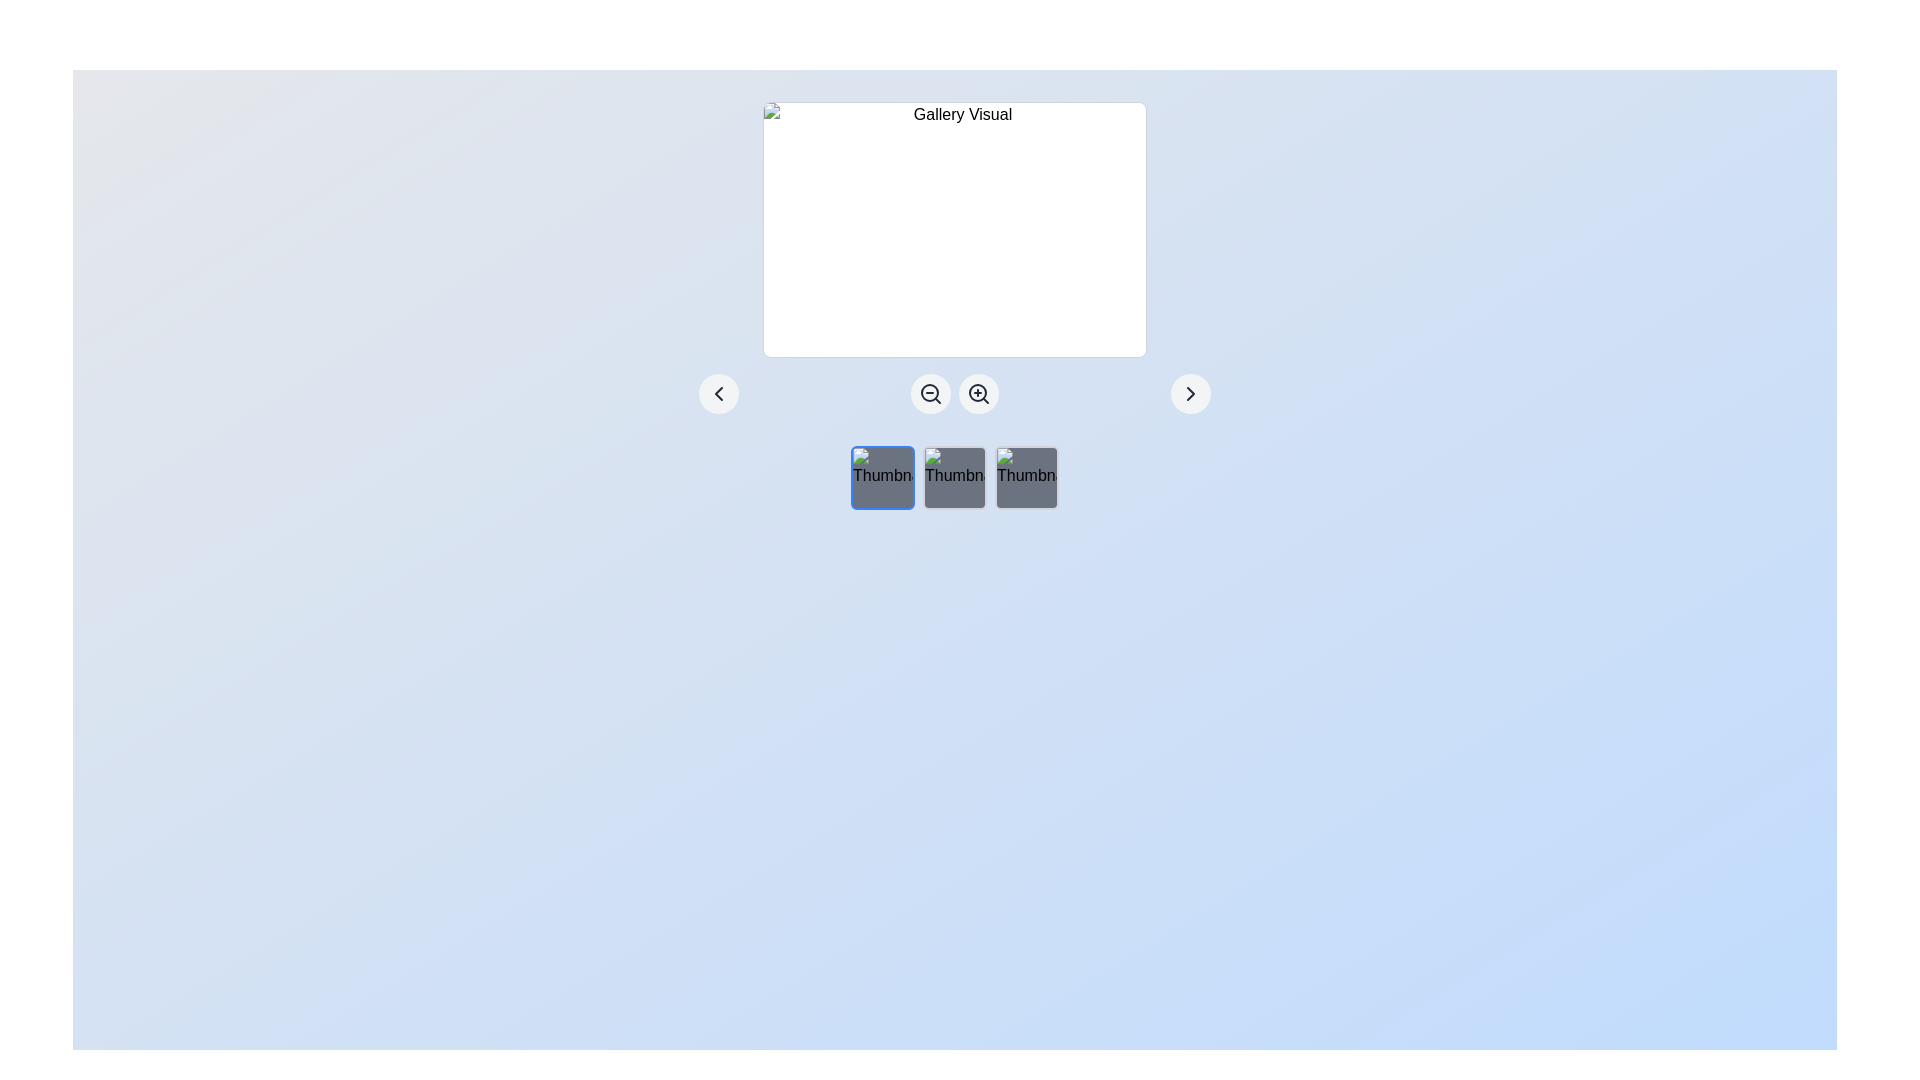 The width and height of the screenshot is (1920, 1080). What do you see at coordinates (954, 478) in the screenshot?
I see `the second thumbnail image with rounded corners and a bluish gradient` at bounding box center [954, 478].